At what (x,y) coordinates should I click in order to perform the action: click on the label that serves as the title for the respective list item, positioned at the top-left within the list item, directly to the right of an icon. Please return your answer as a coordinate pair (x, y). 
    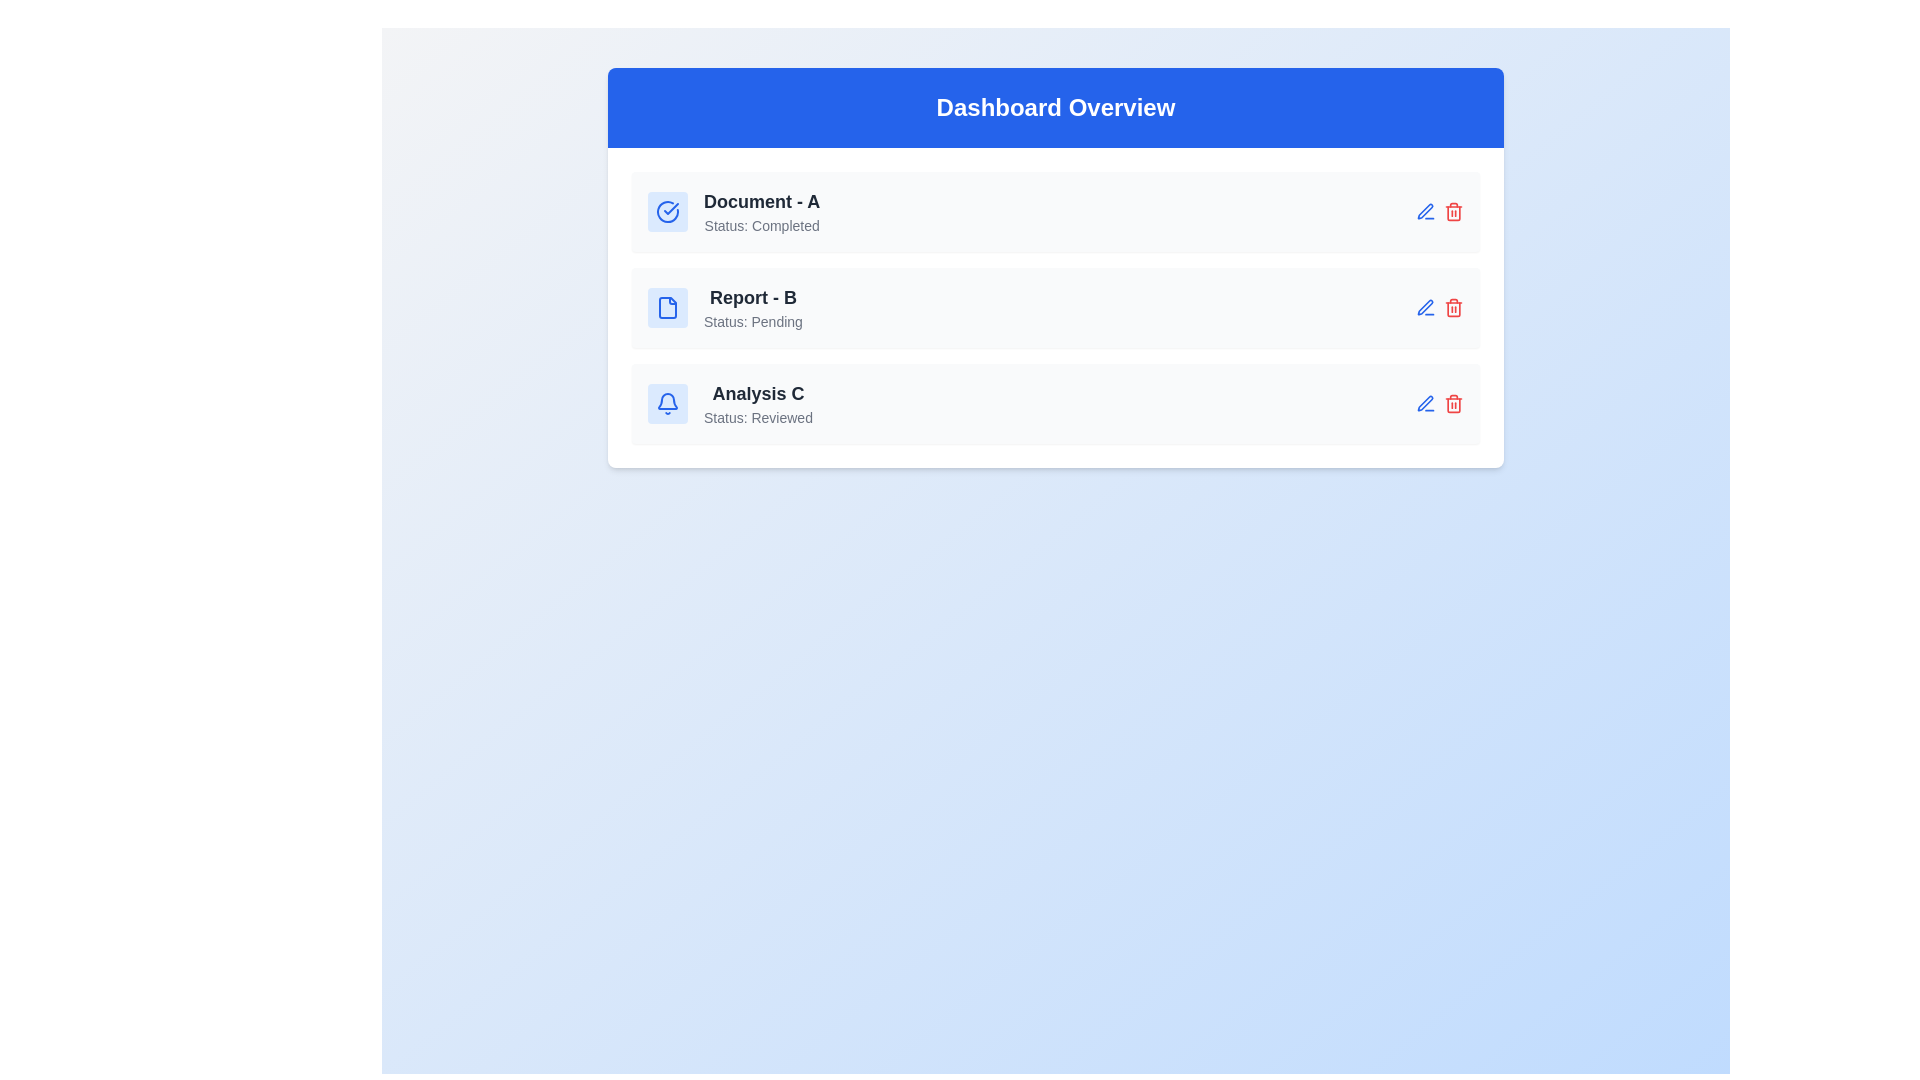
    Looking at the image, I should click on (761, 201).